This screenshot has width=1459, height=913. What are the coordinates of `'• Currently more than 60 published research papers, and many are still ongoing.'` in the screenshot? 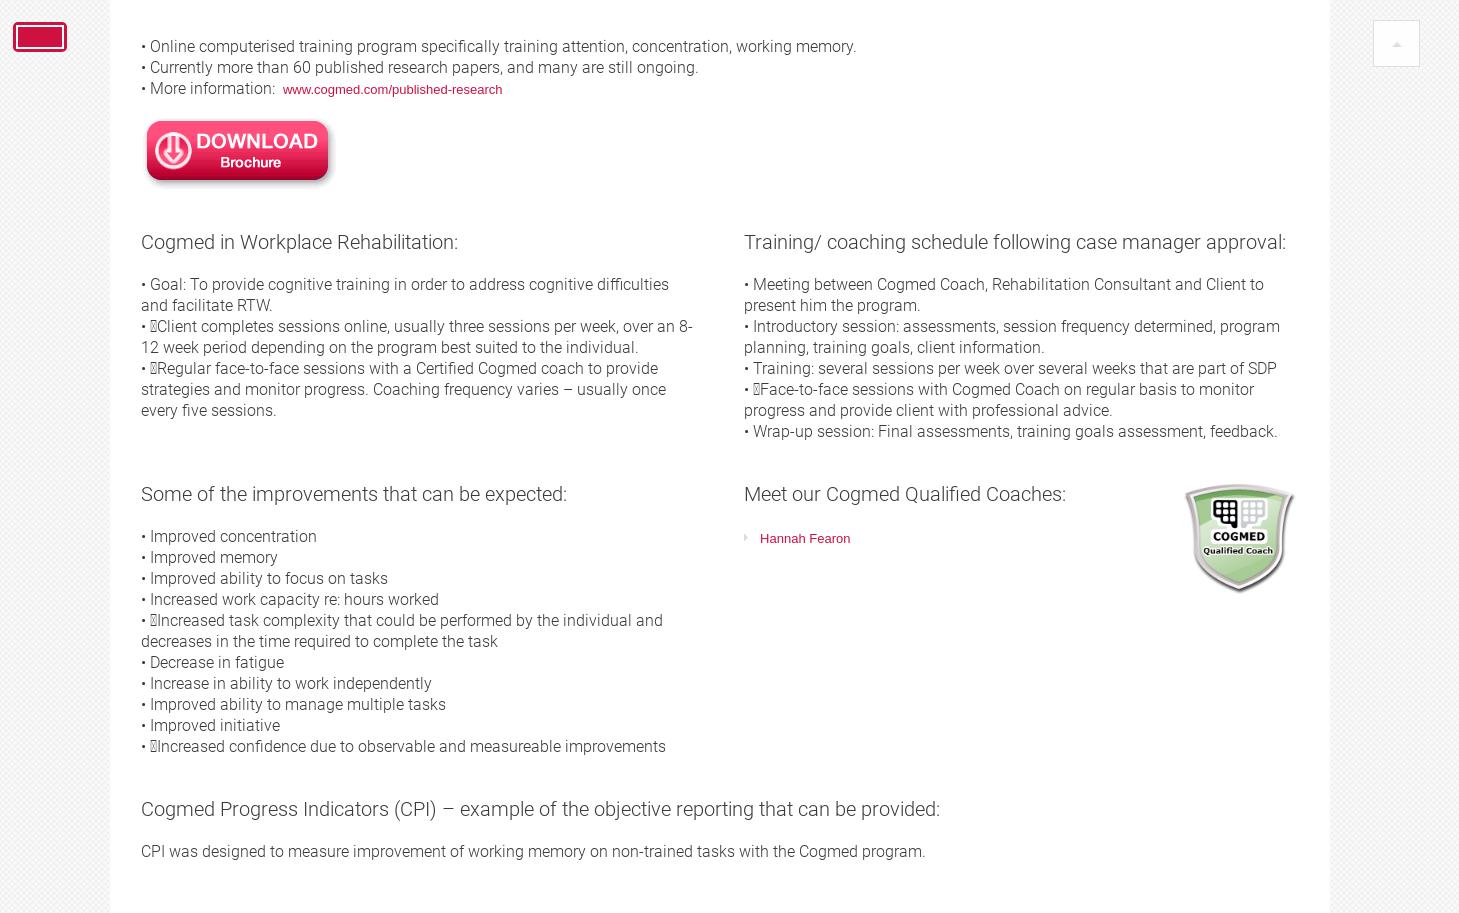 It's located at (419, 66).